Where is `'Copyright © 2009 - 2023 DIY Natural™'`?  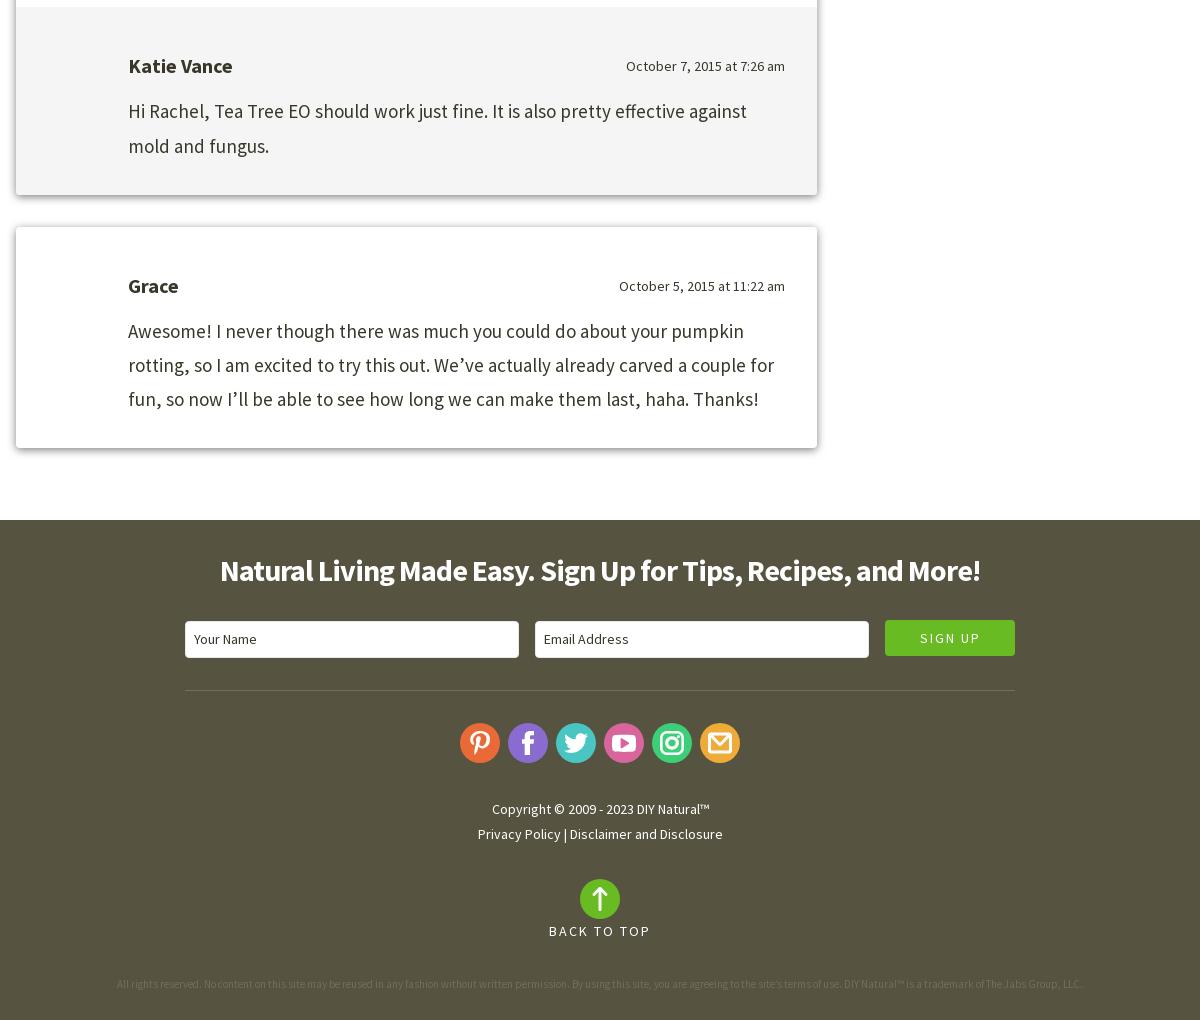
'Copyright © 2009 - 2023 DIY Natural™' is located at coordinates (598, 808).